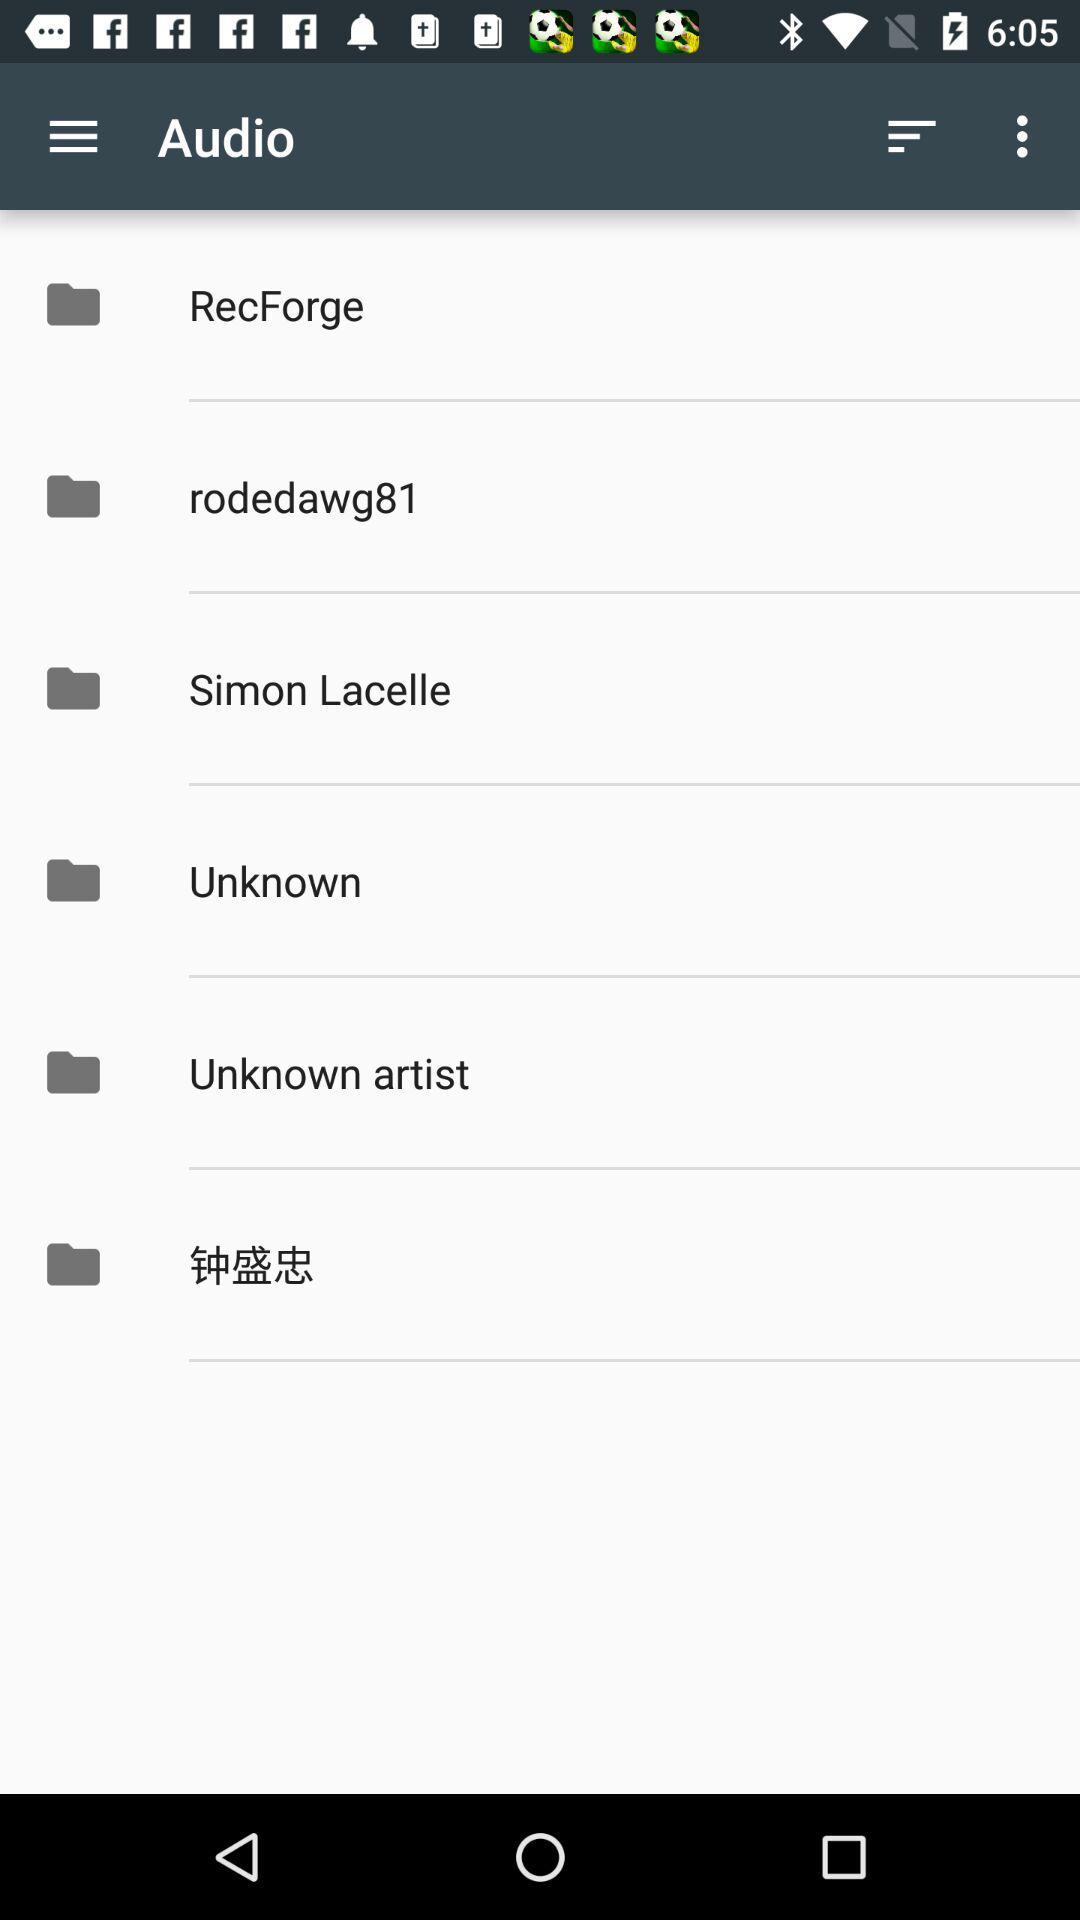 This screenshot has width=1080, height=1920. Describe the element at coordinates (612, 1263) in the screenshot. I see `app below the unknown artist app` at that location.